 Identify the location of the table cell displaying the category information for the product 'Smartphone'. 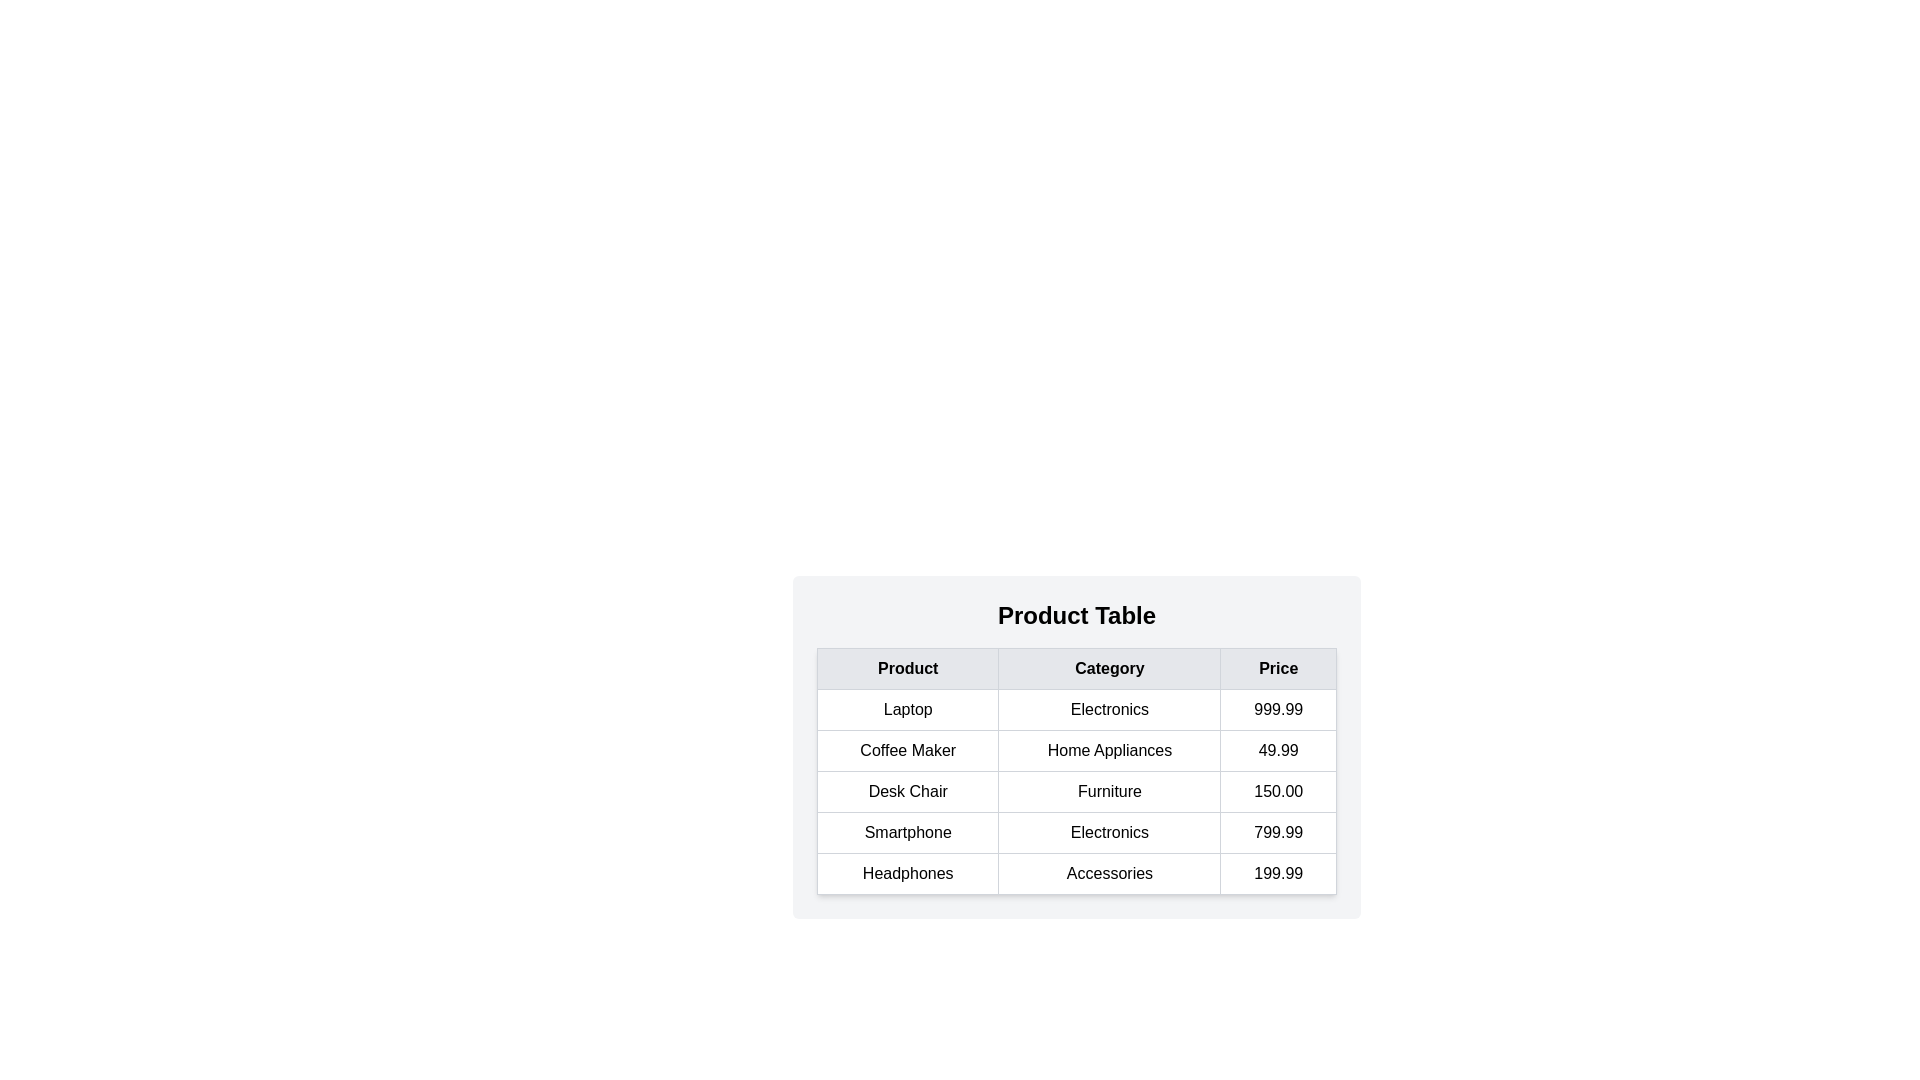
(1108, 833).